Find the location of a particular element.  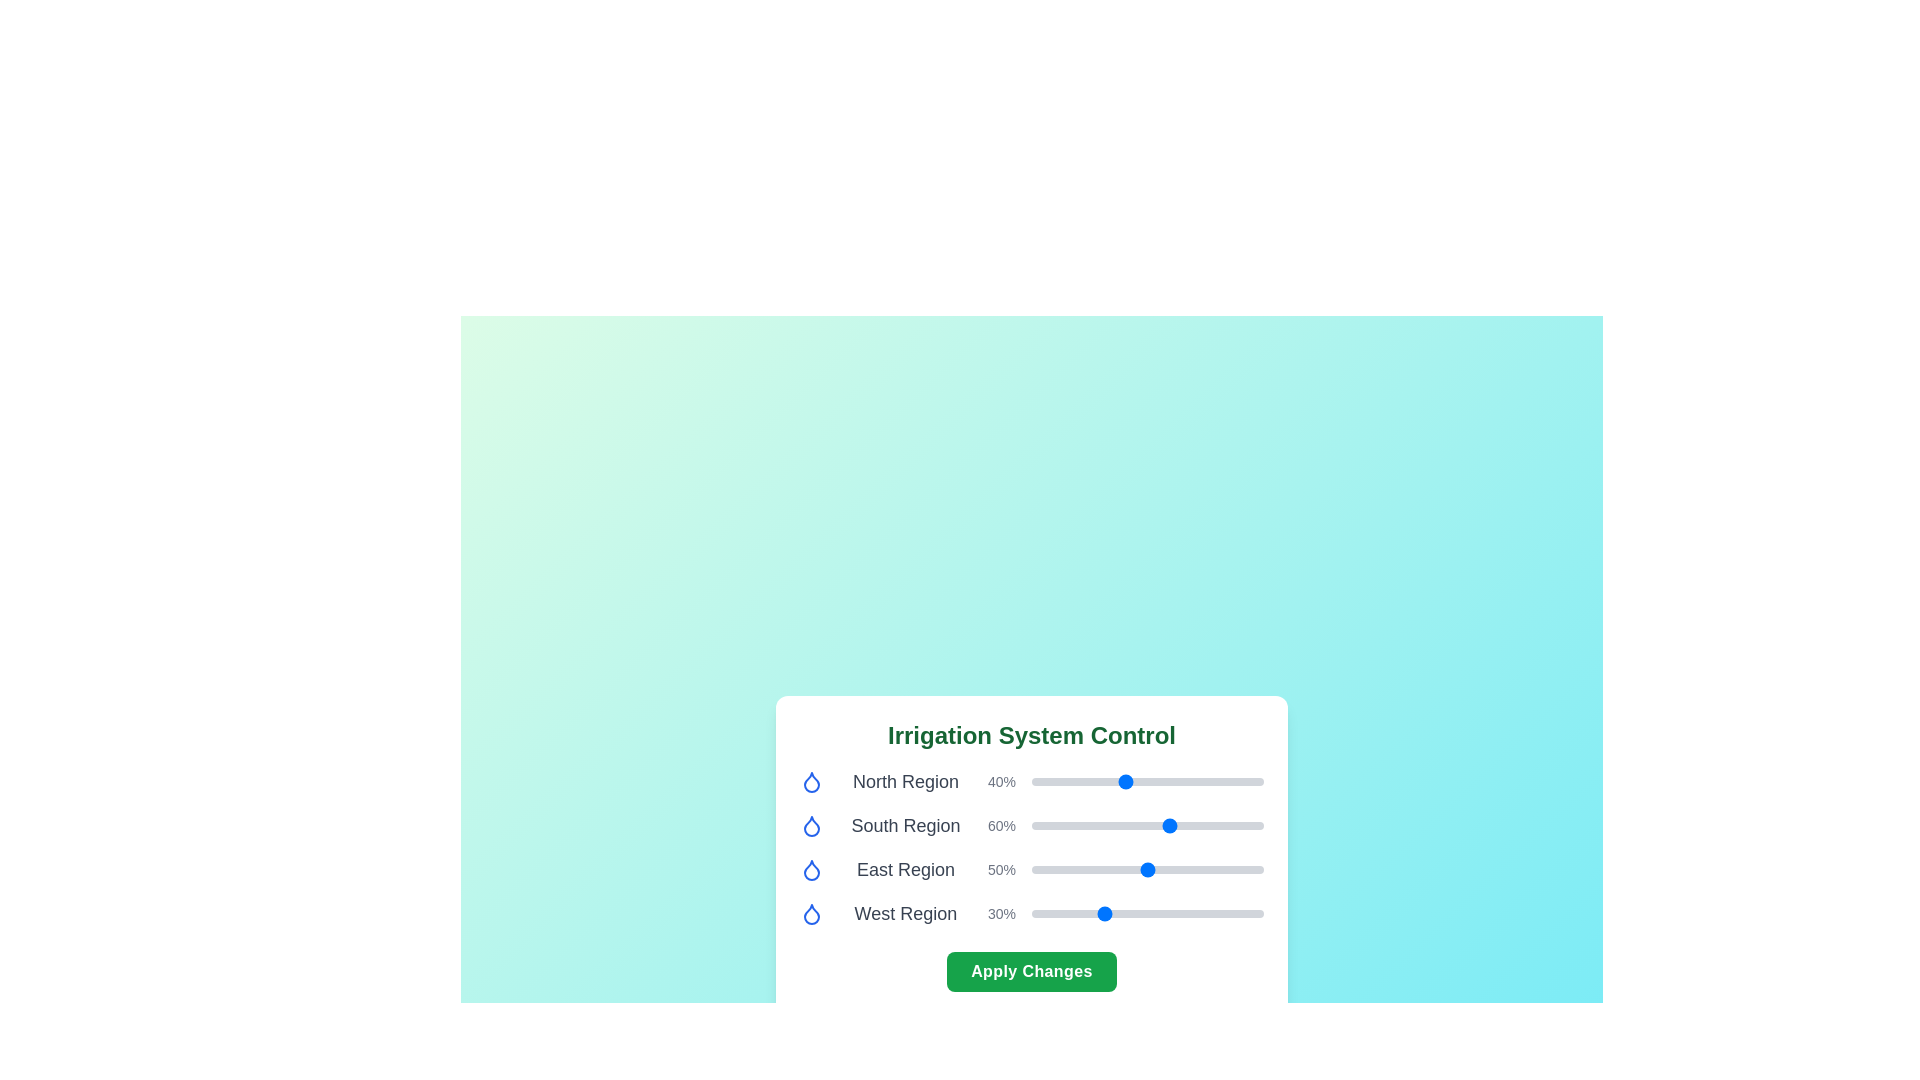

the 'Apply Changes' button to save the changes is located at coordinates (1032, 971).